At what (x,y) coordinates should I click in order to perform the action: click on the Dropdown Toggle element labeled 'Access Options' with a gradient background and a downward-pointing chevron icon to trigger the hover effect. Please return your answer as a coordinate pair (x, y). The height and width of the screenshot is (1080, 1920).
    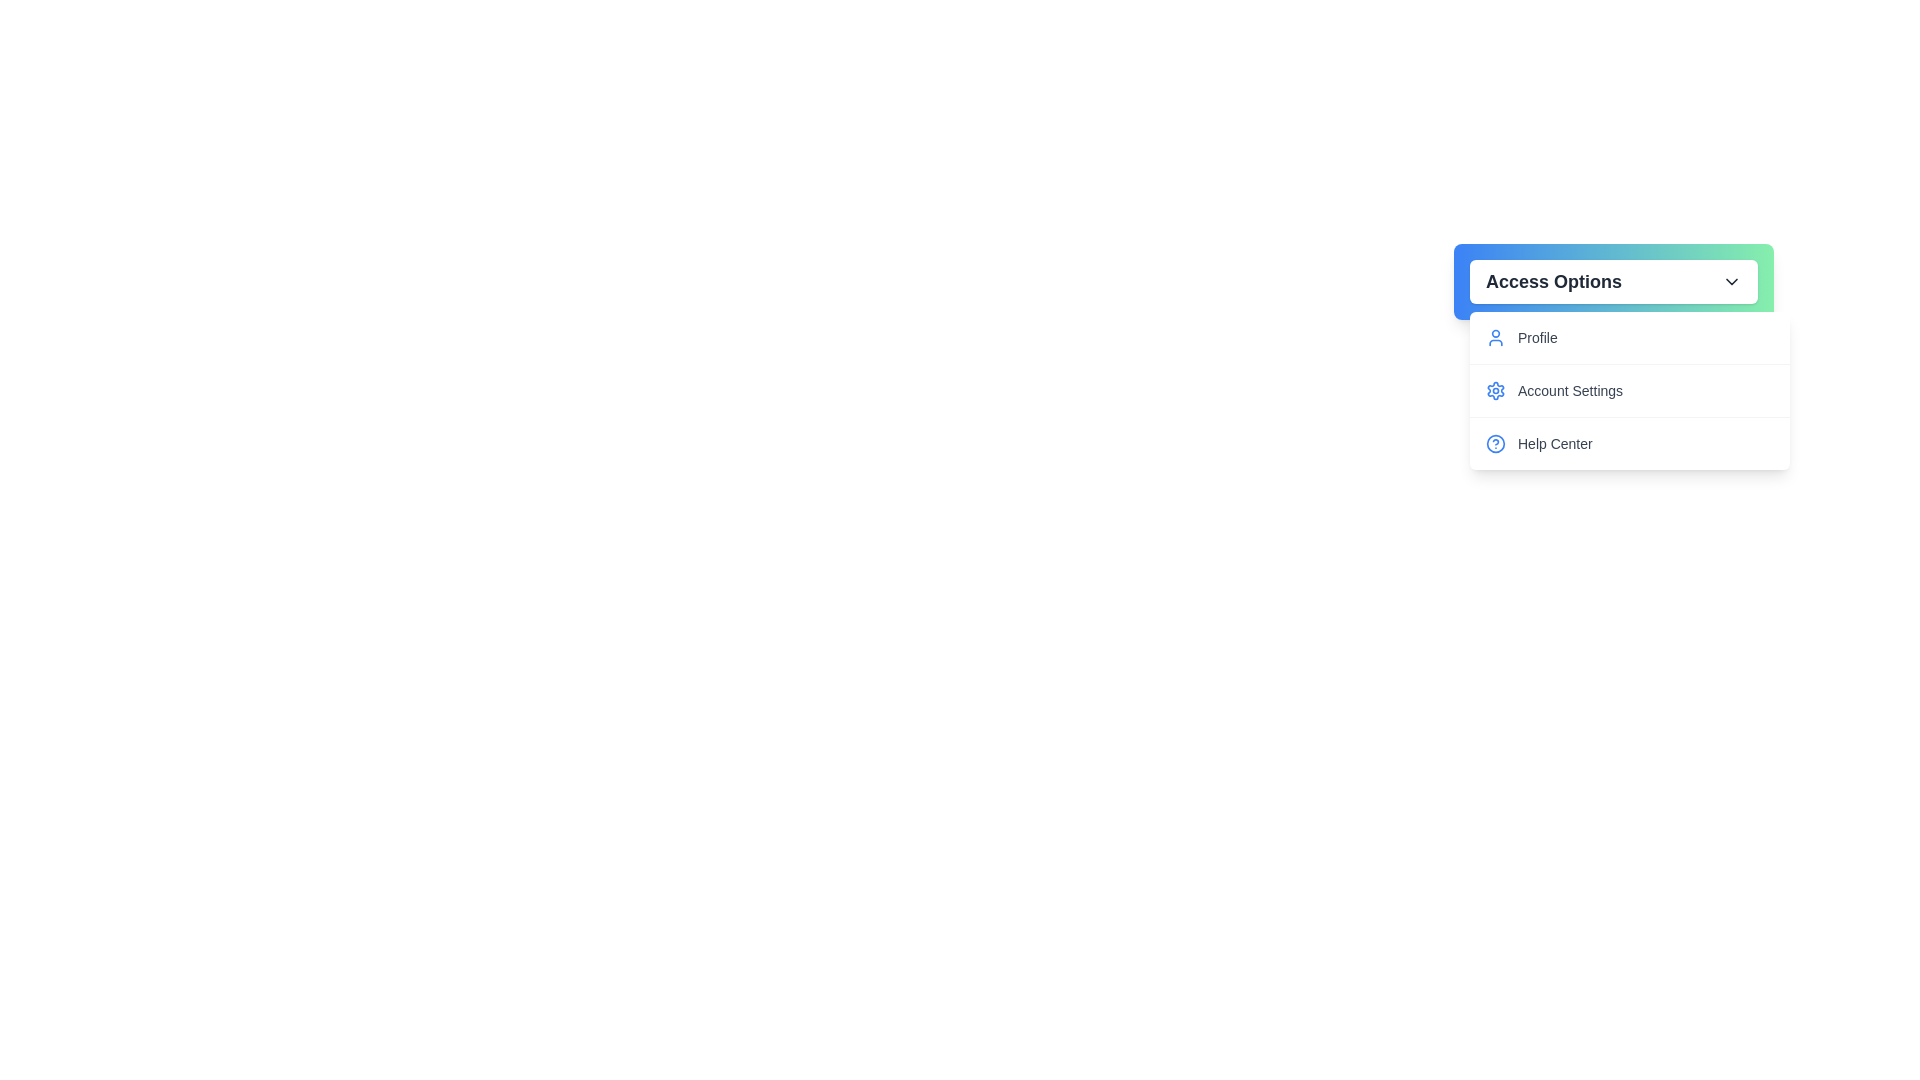
    Looking at the image, I should click on (1613, 281).